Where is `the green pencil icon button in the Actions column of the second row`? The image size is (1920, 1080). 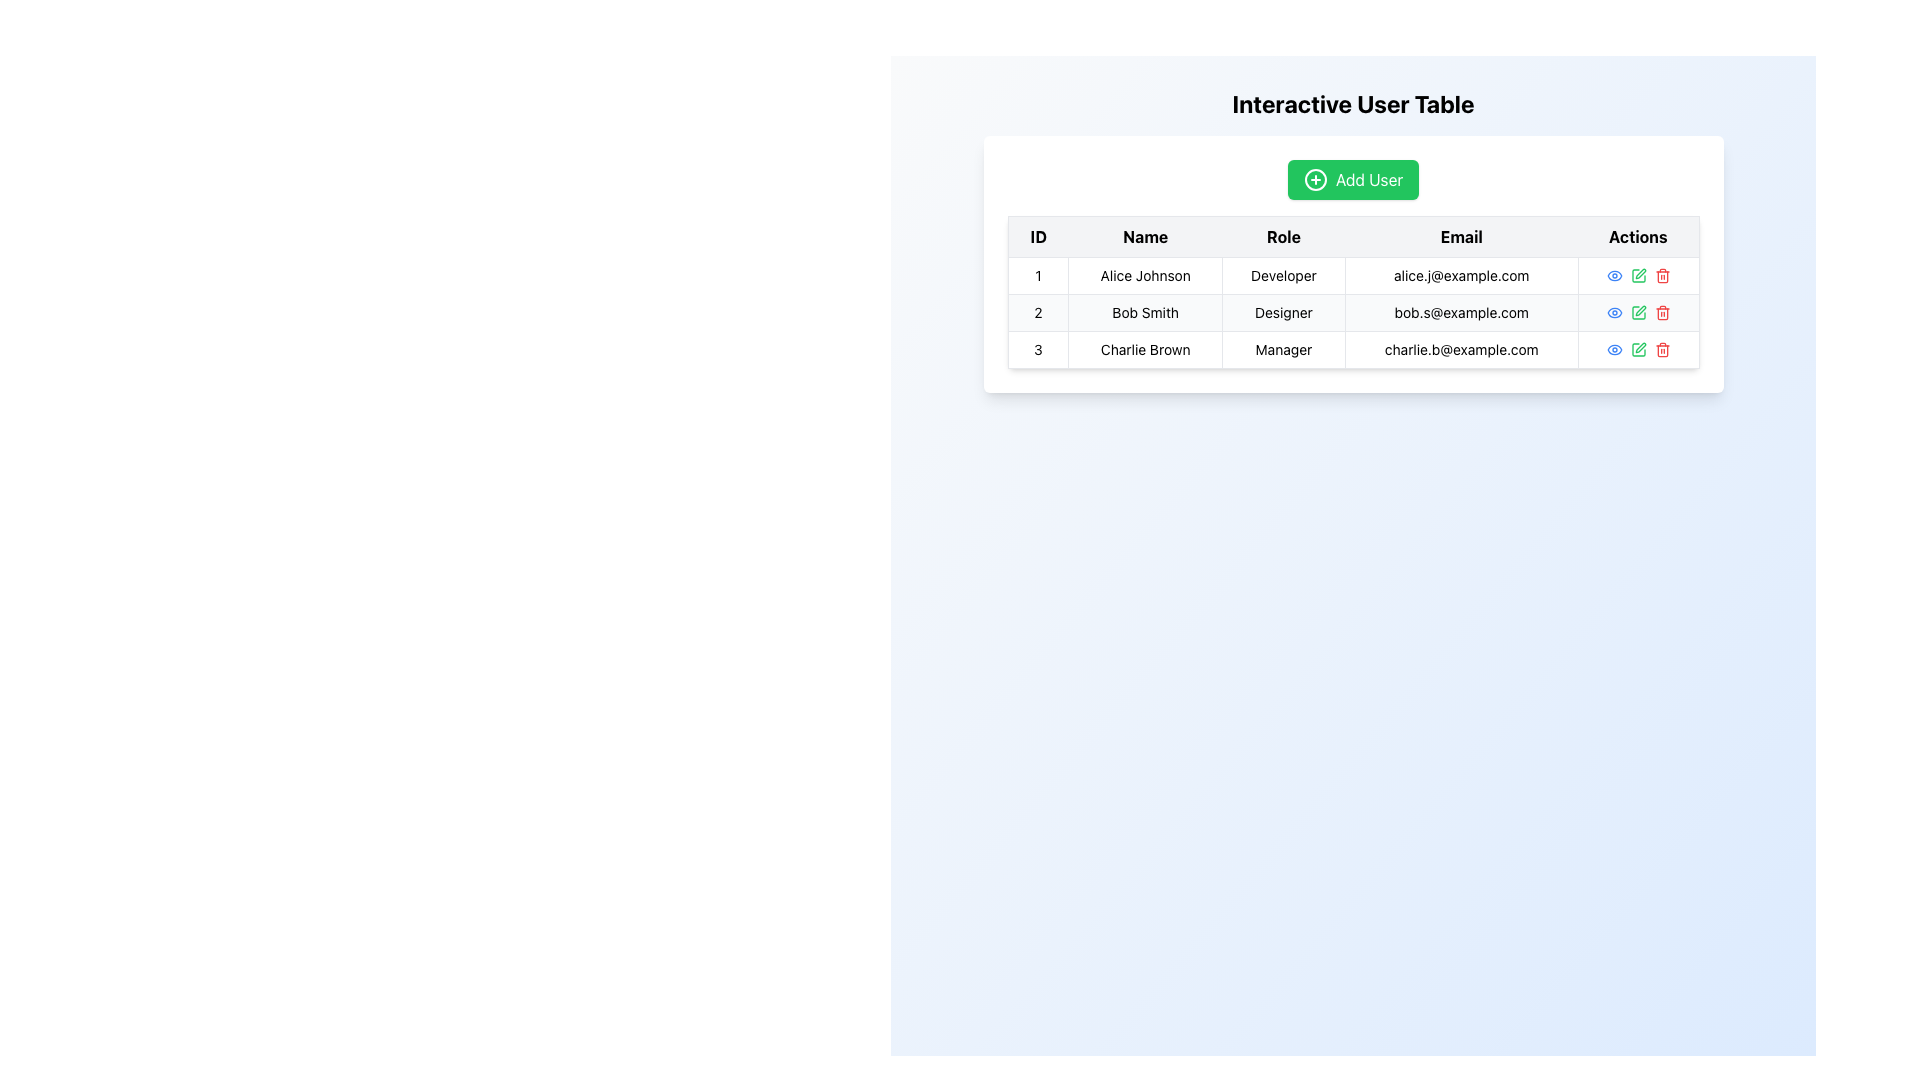
the green pencil icon button in the Actions column of the second row is located at coordinates (1638, 312).